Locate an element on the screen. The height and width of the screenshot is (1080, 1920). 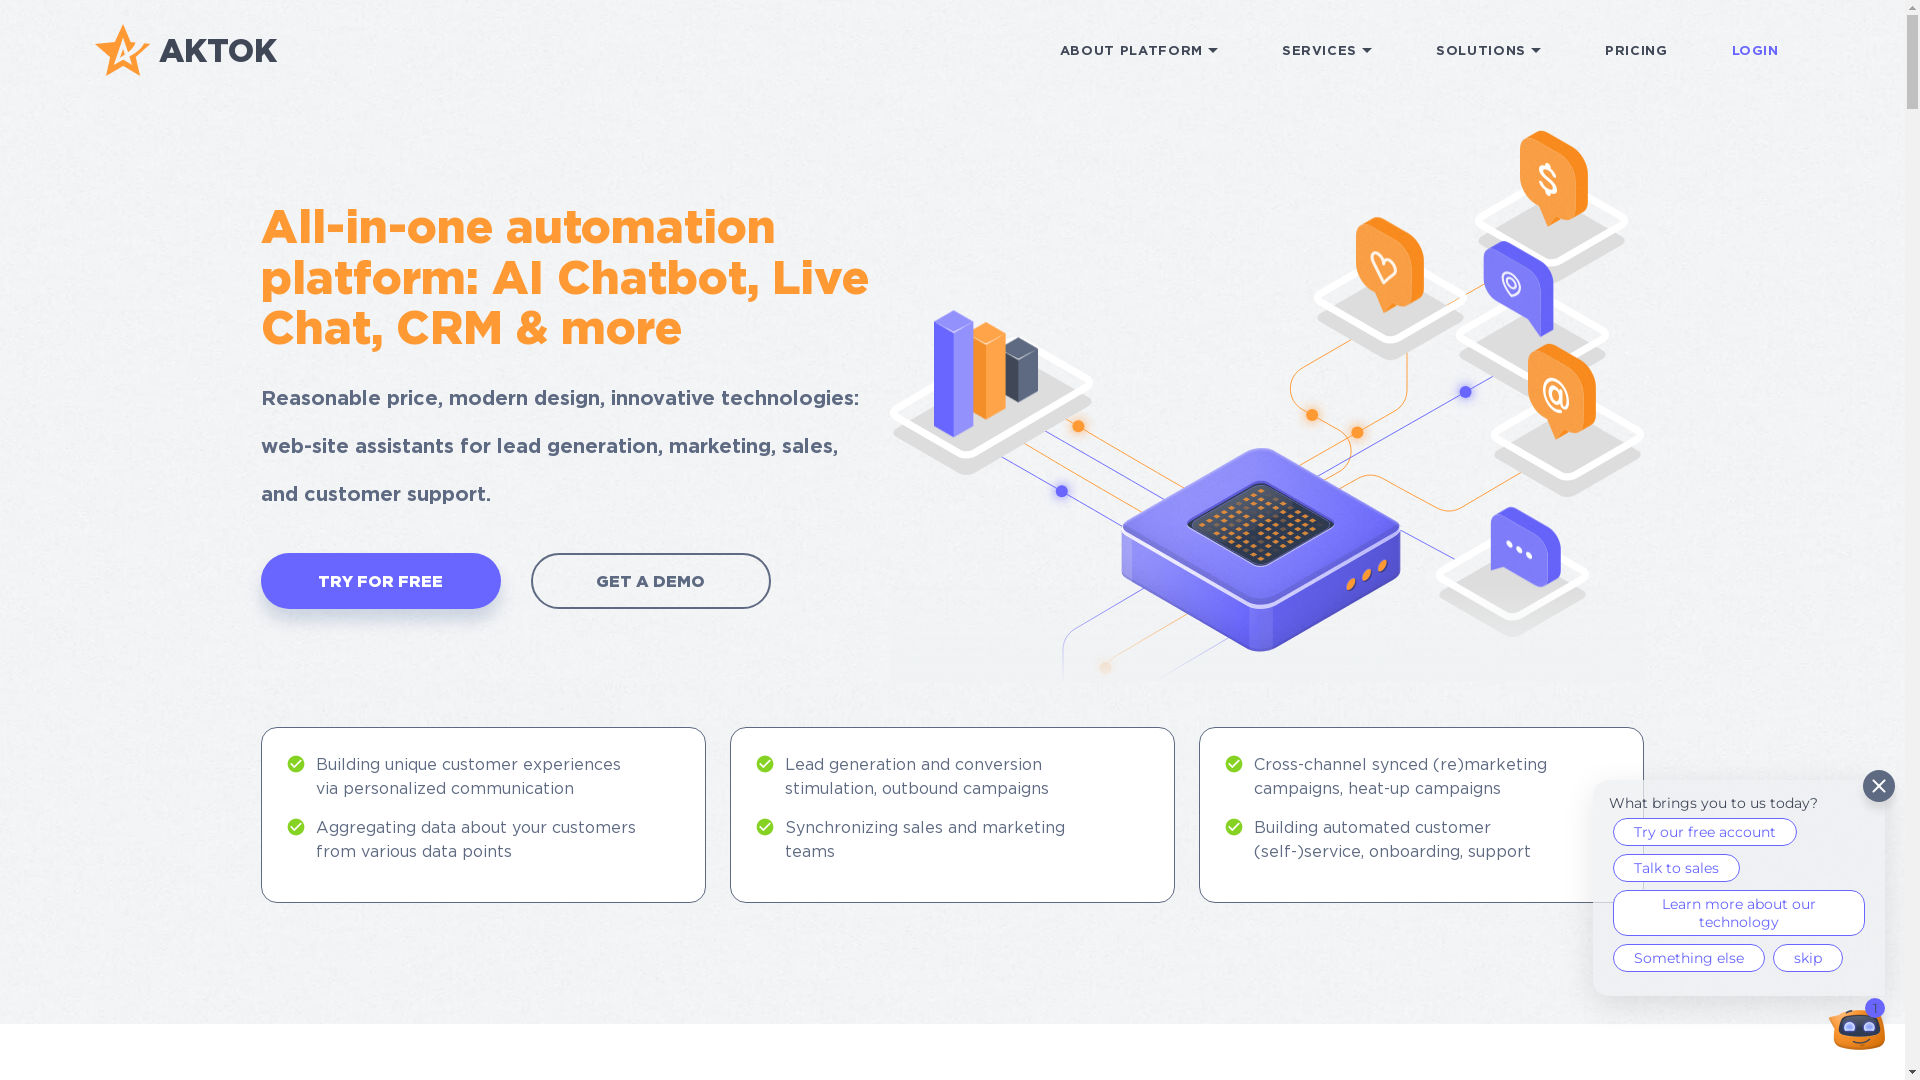
'SOLUTIONS' is located at coordinates (1488, 49).